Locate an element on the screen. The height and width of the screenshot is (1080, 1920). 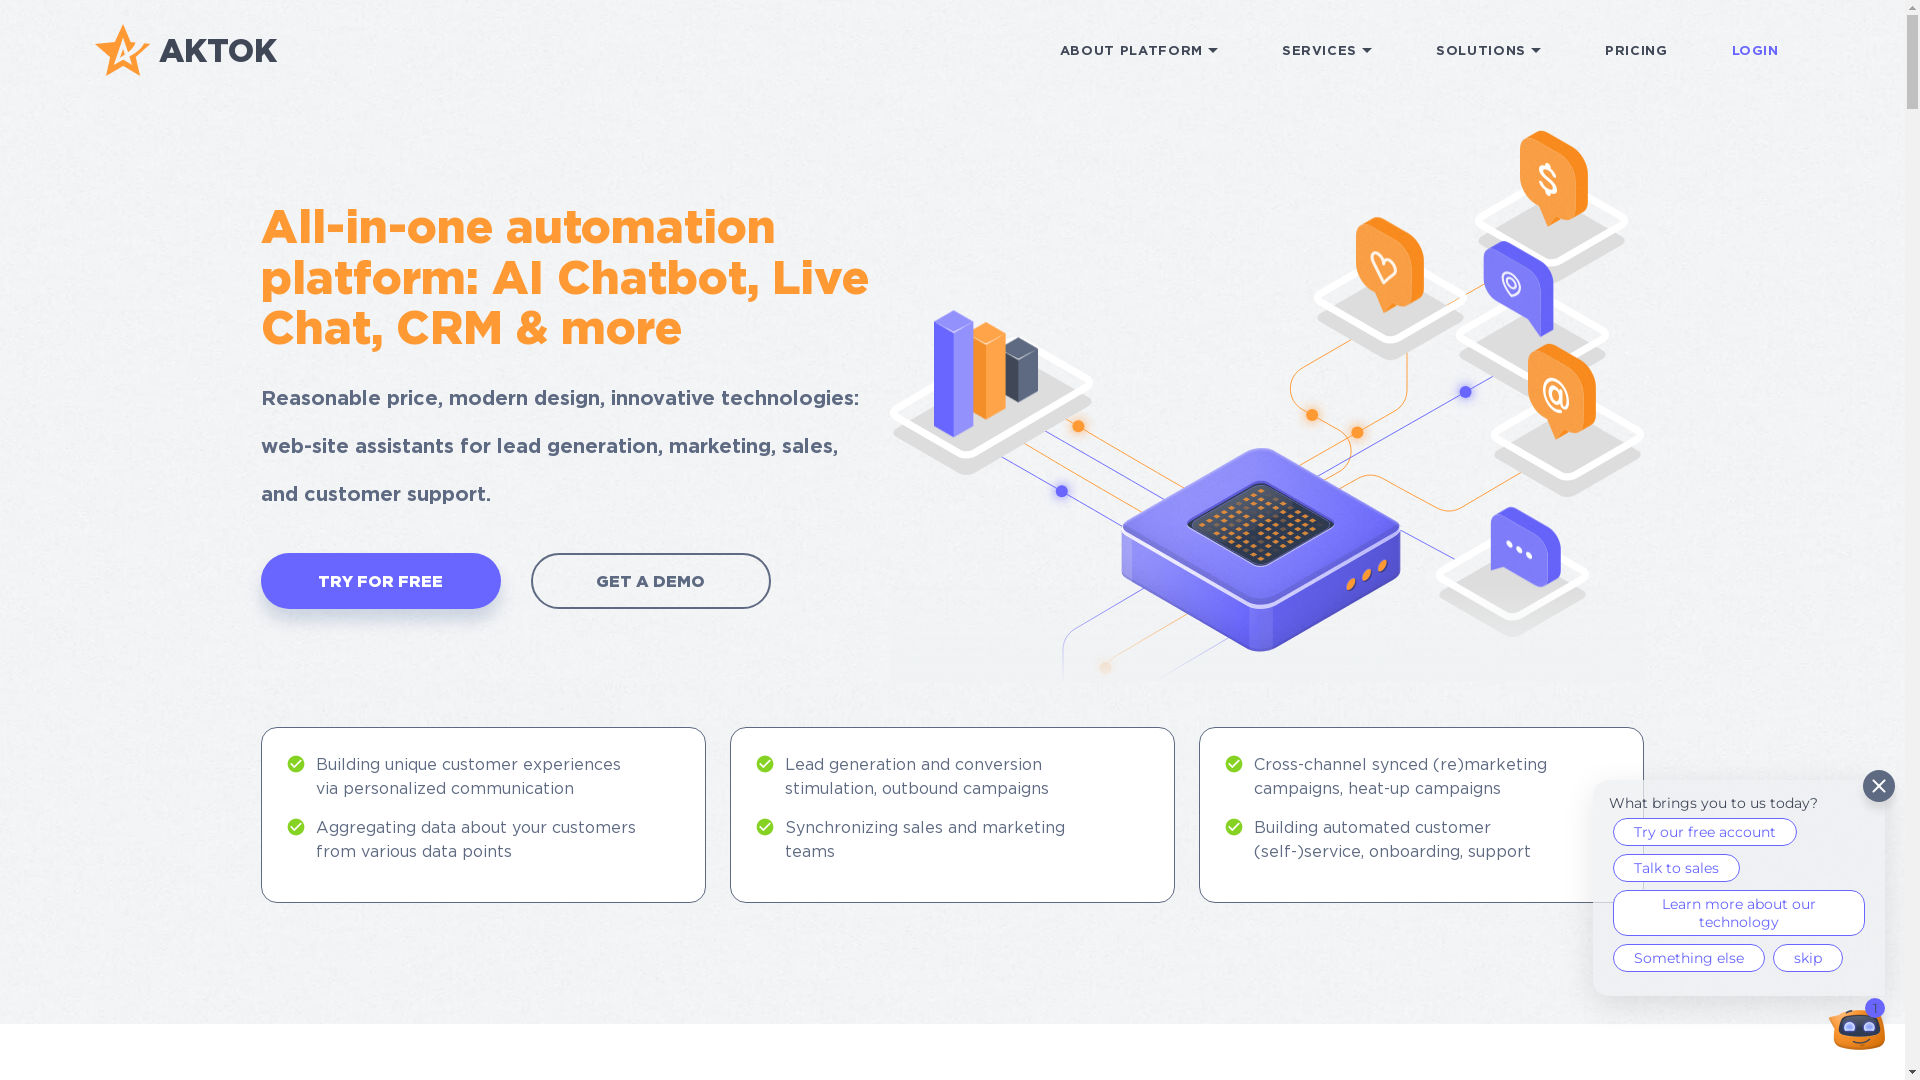
'SOLUTIONS' is located at coordinates (1488, 49).